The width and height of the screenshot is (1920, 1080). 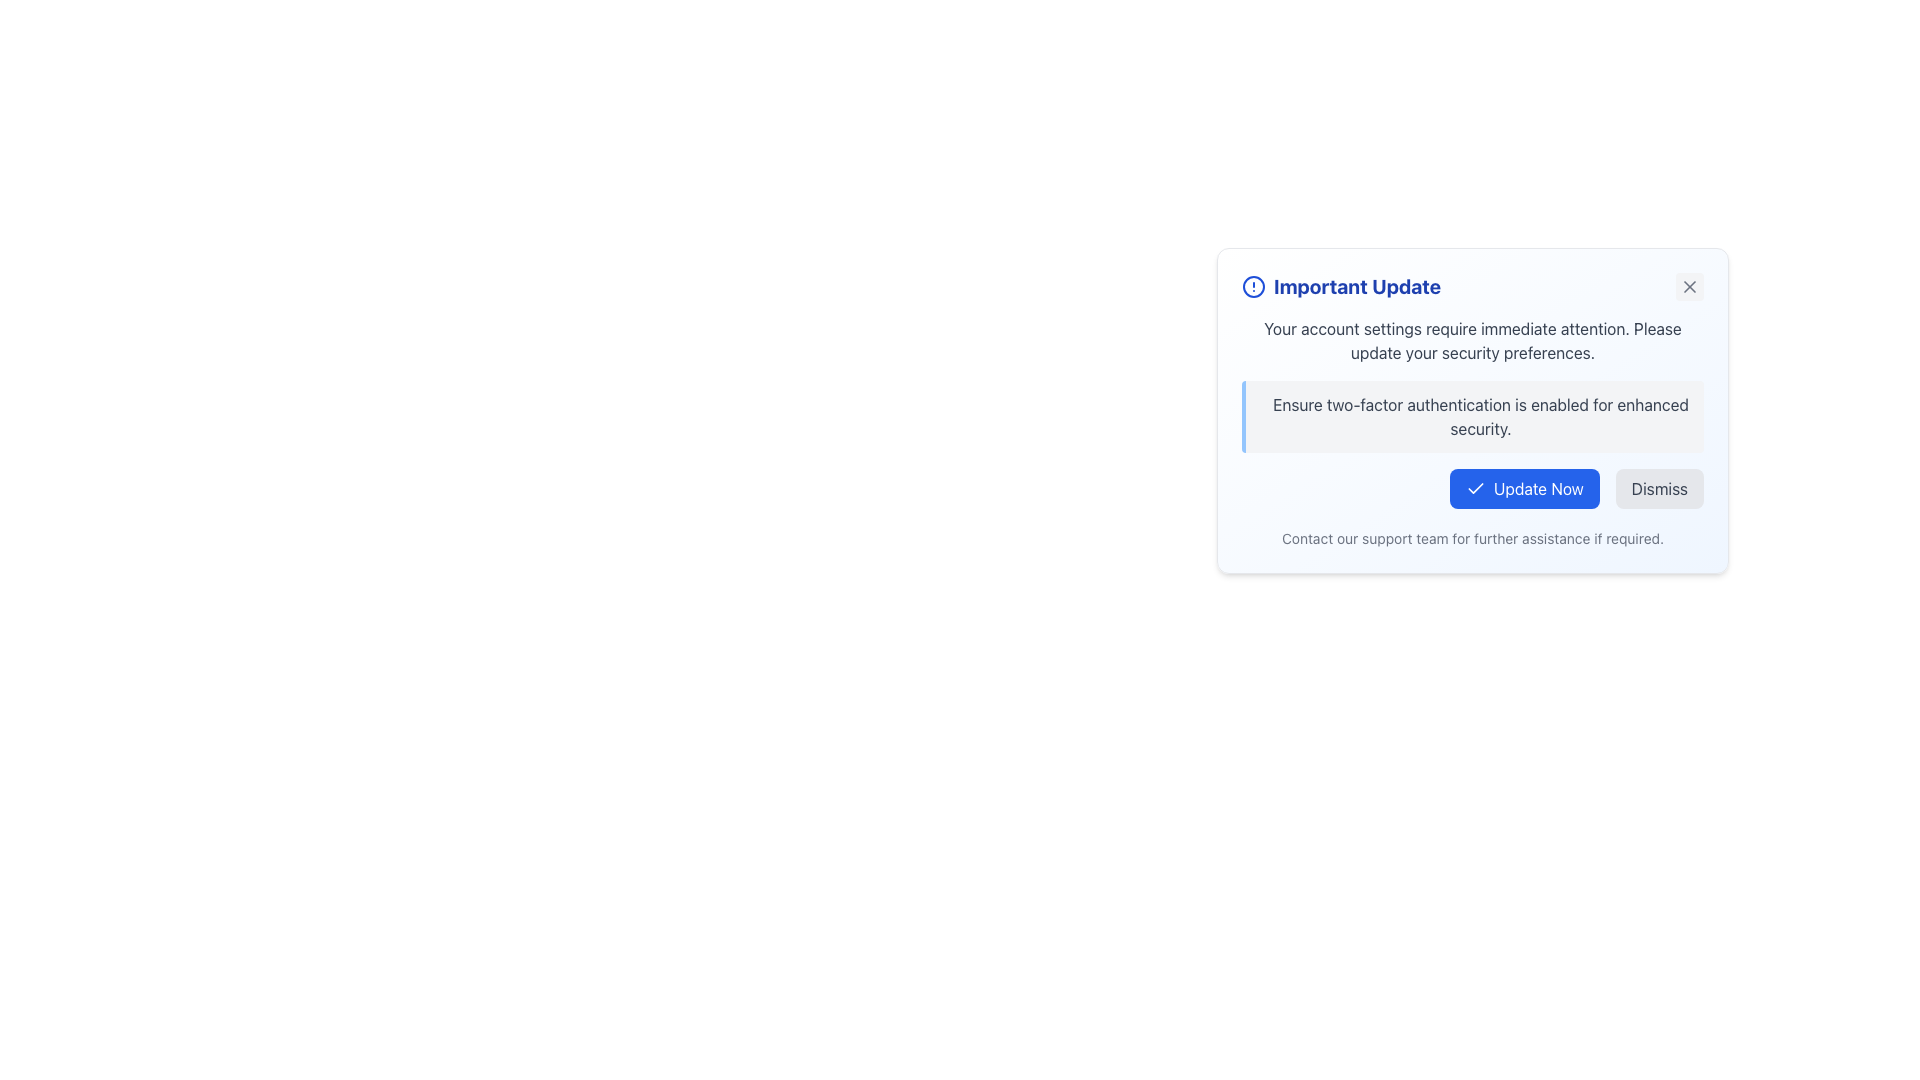 I want to click on the close button represented by an 'X' icon in the top-right corner of the 'Important Update' dialog box, so click(x=1688, y=286).